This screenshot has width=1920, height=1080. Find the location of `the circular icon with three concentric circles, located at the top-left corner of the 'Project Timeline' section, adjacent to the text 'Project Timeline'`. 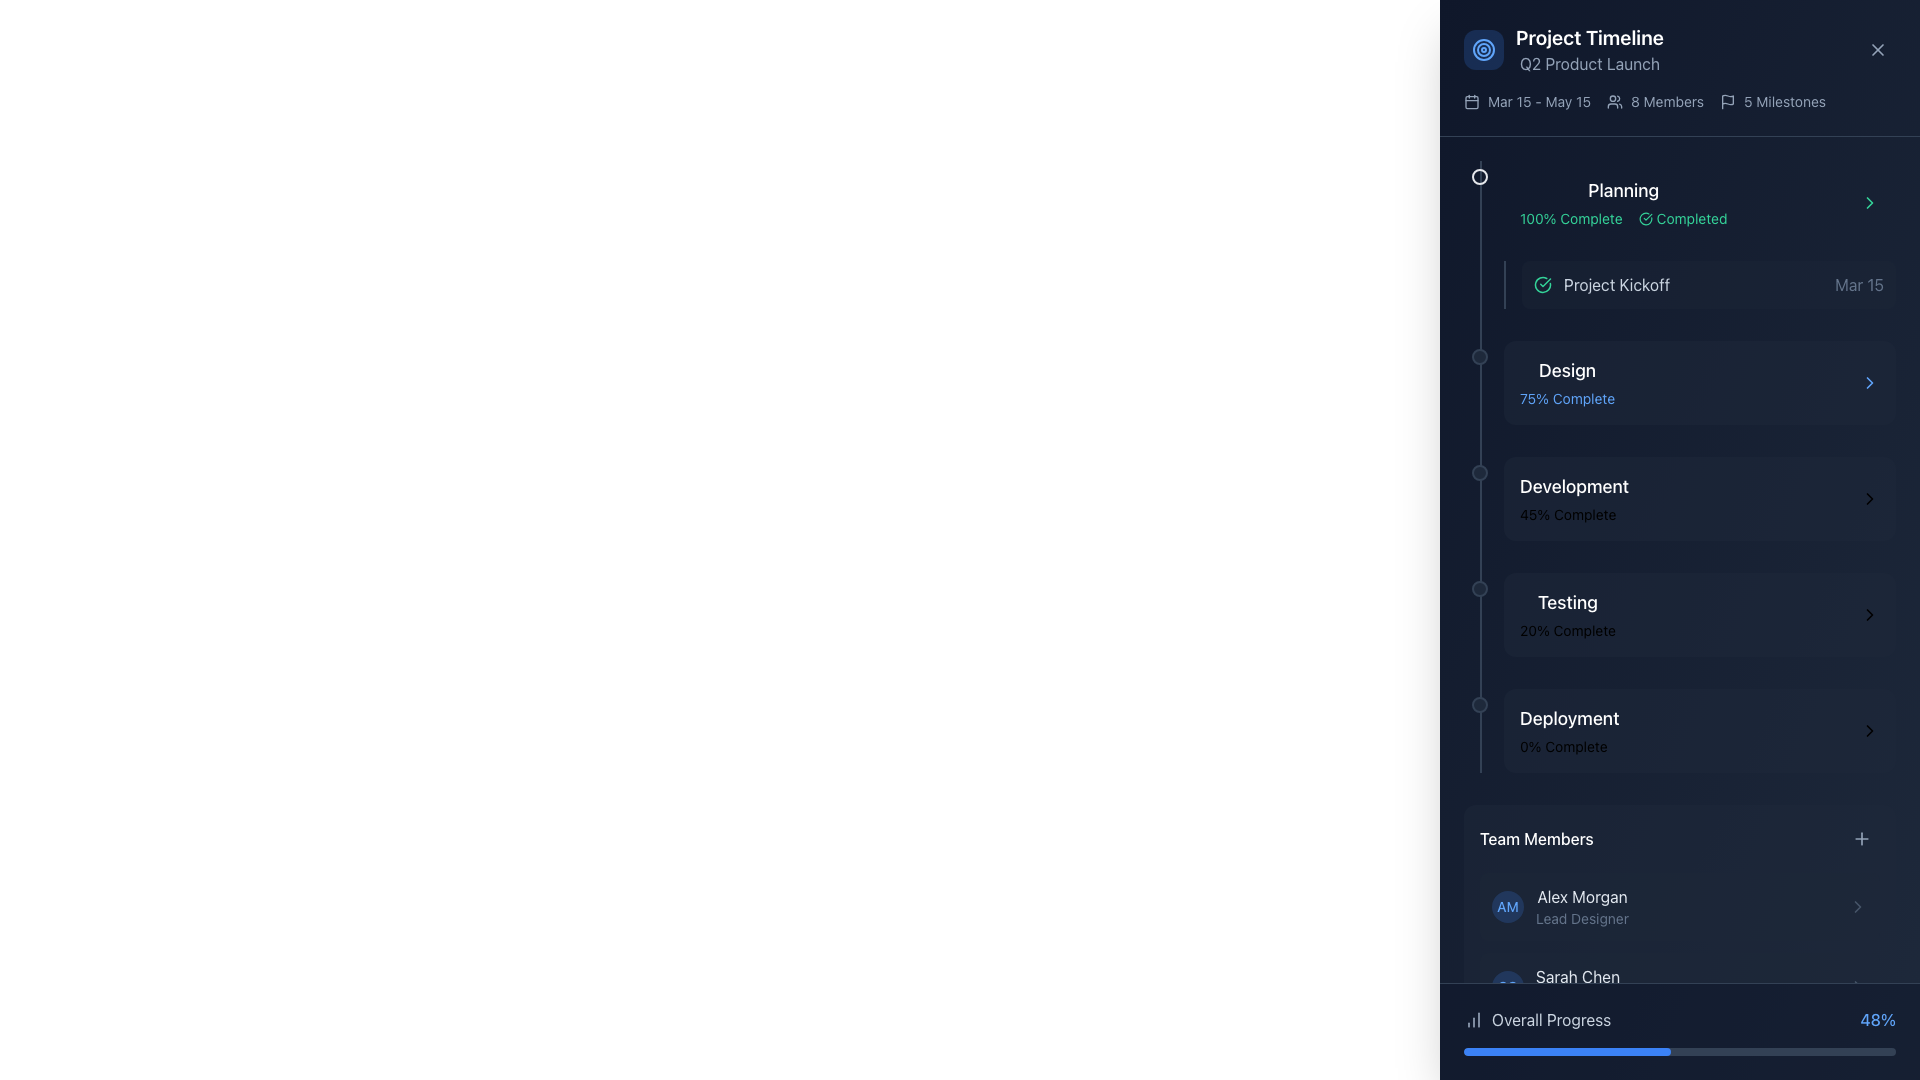

the circular icon with three concentric circles, located at the top-left corner of the 'Project Timeline' section, adjacent to the text 'Project Timeline' is located at coordinates (1483, 49).